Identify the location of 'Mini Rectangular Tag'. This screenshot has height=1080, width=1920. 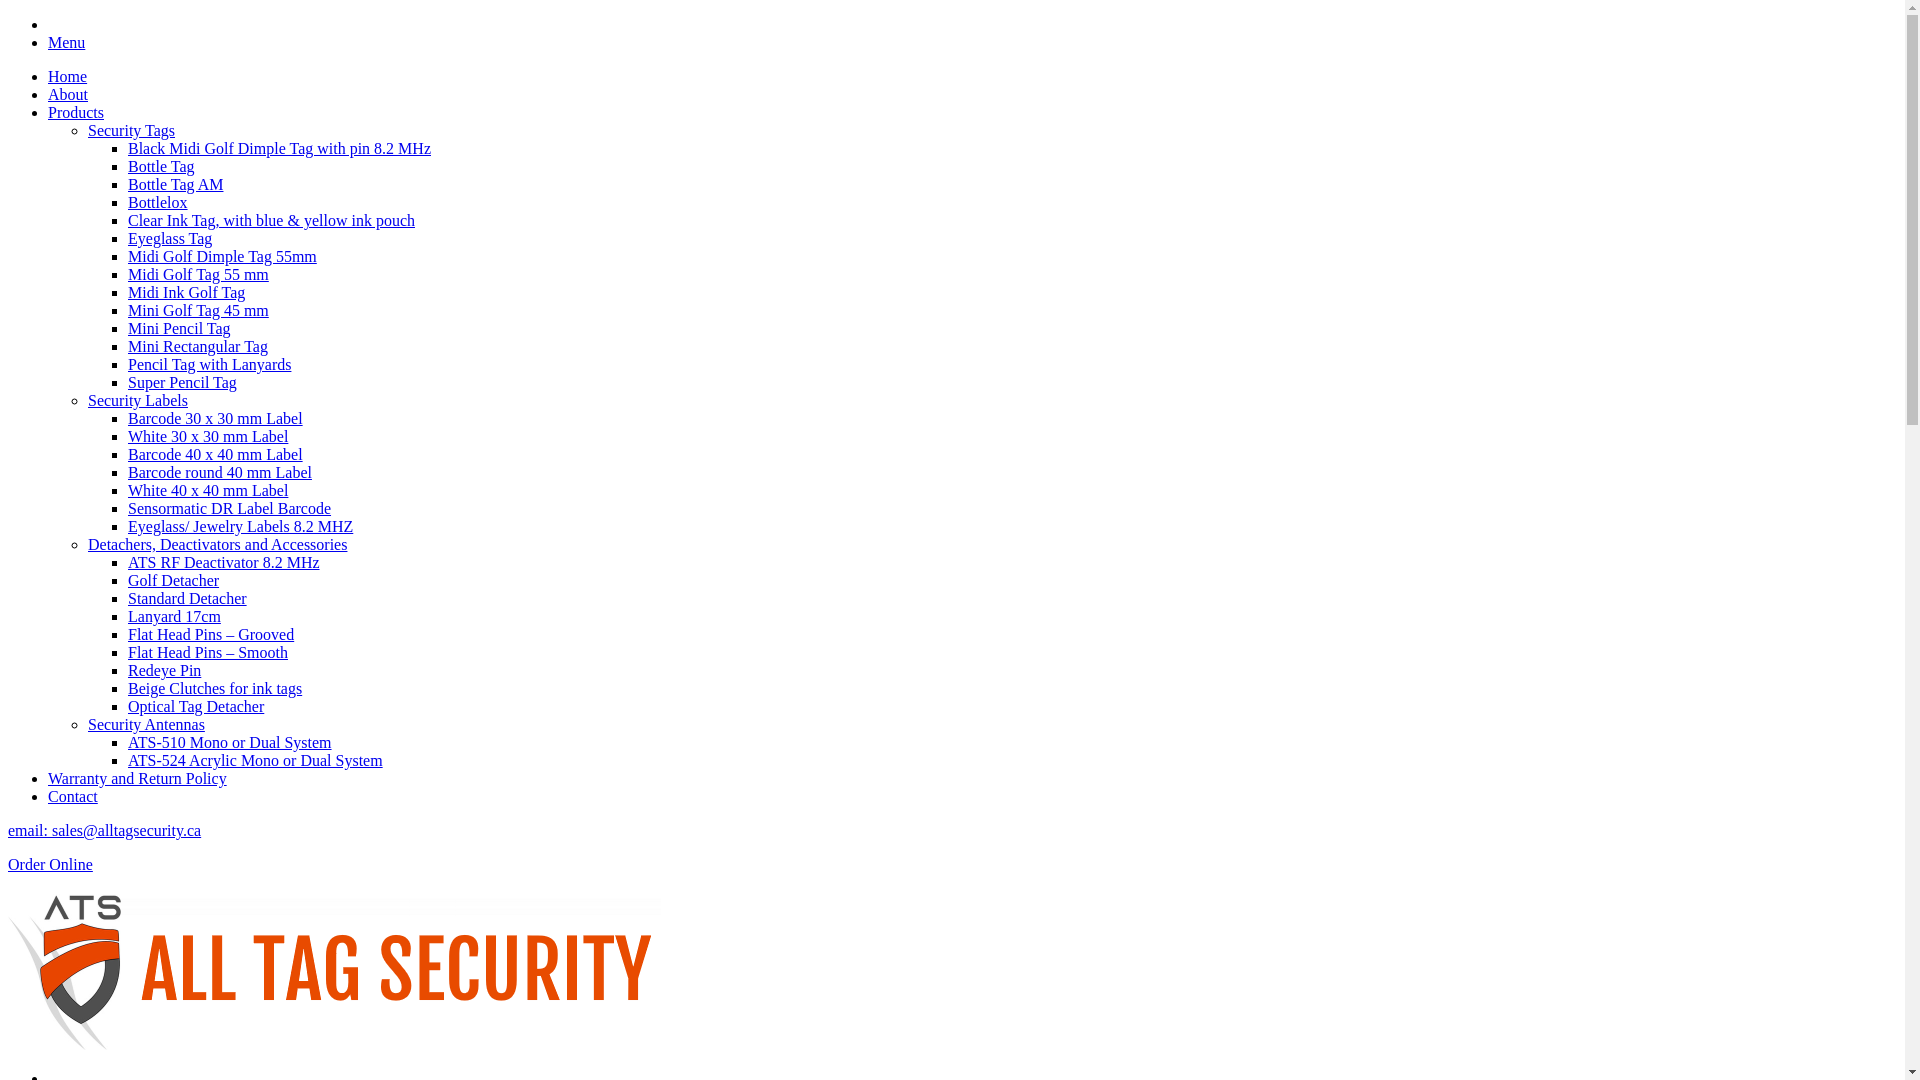
(197, 345).